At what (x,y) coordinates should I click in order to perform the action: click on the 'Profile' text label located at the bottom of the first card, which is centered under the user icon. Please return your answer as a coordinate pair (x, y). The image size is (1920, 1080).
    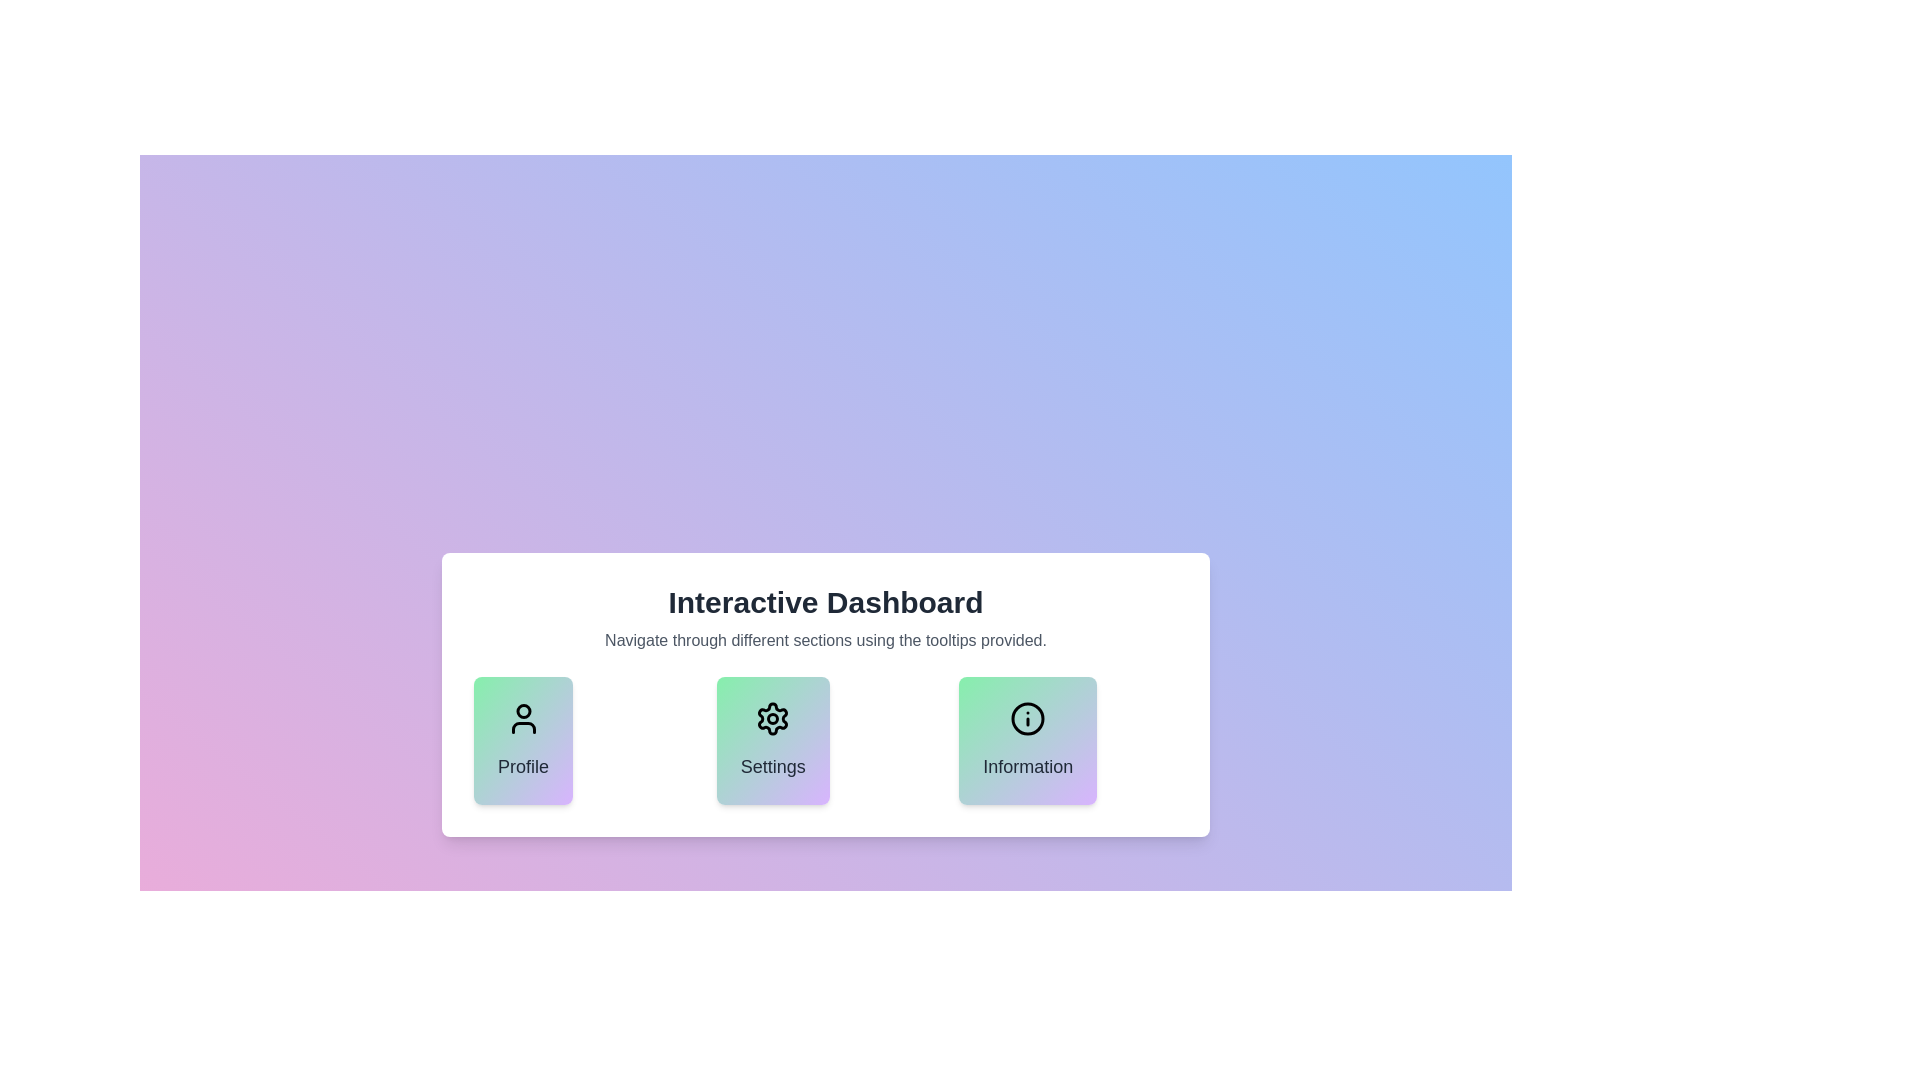
    Looking at the image, I should click on (523, 766).